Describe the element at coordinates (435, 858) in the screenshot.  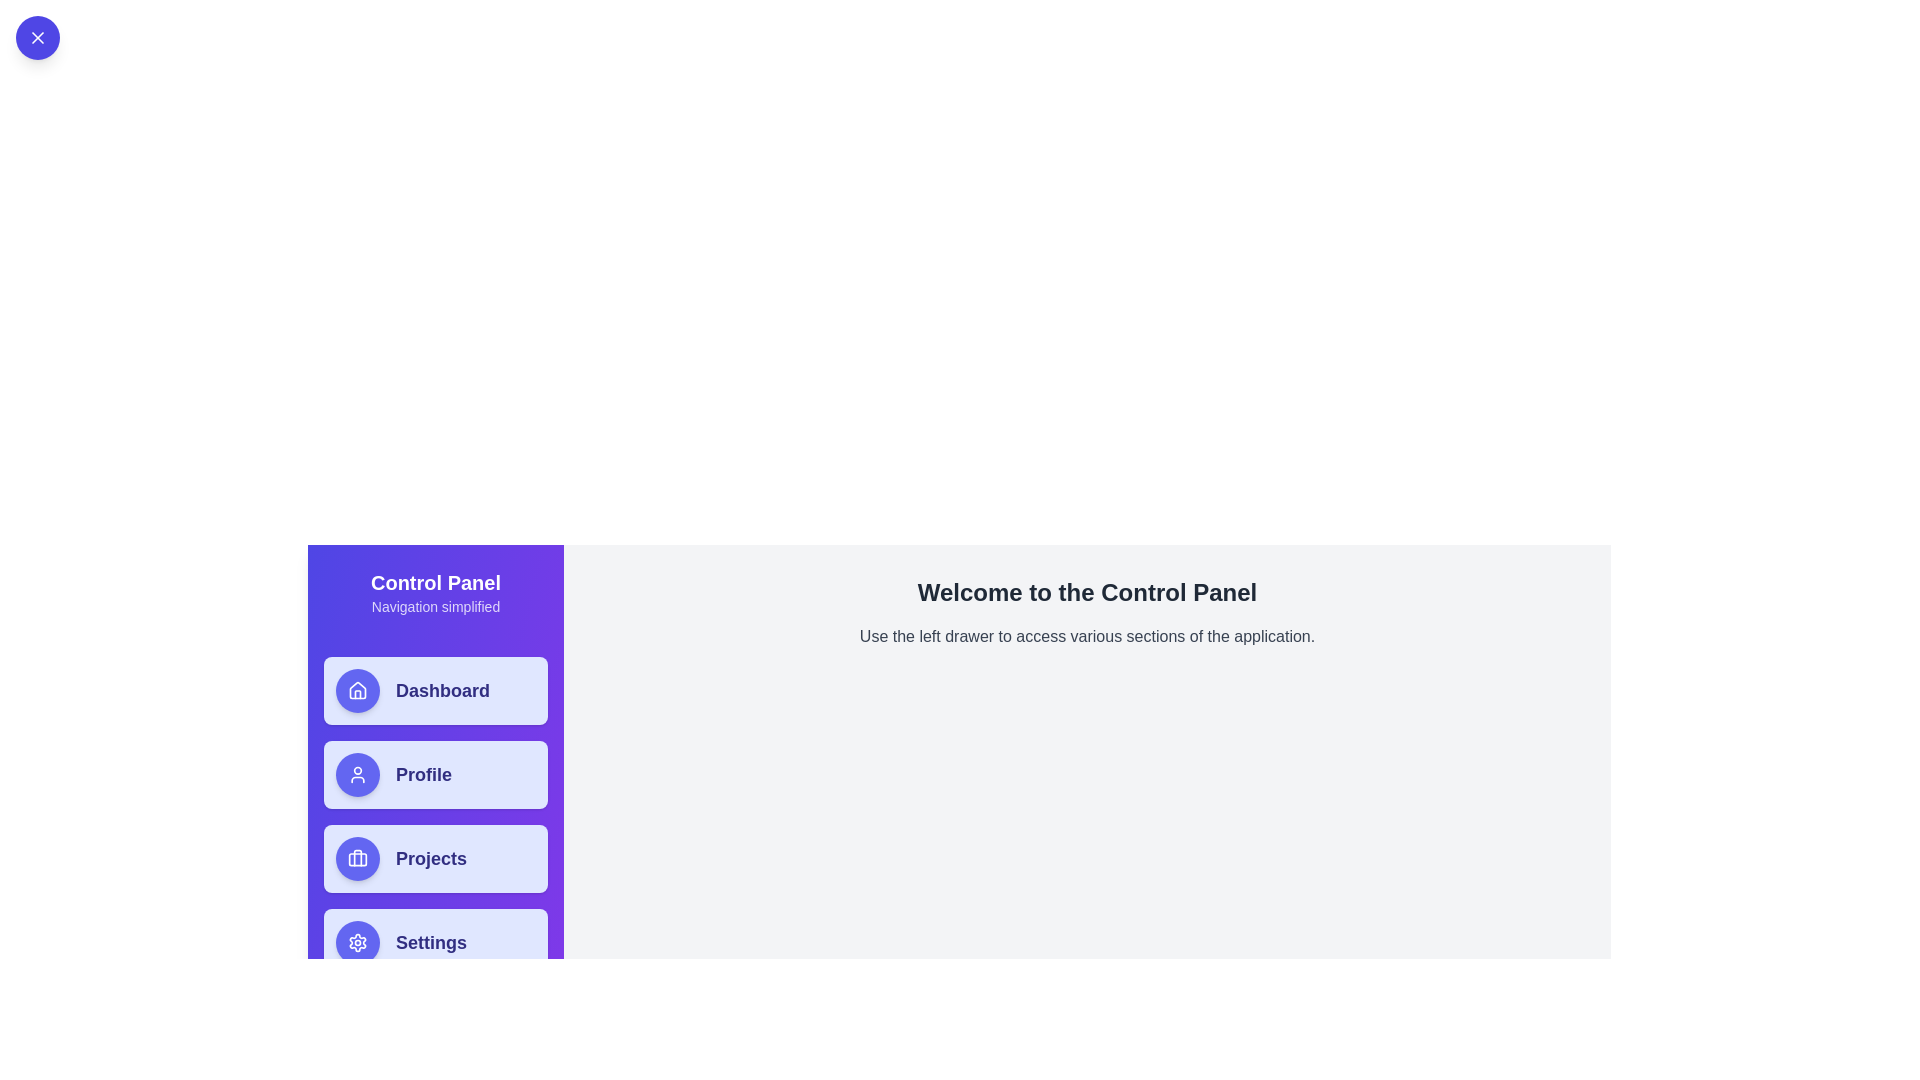
I see `the menu item labeled Projects in the drawer` at that location.